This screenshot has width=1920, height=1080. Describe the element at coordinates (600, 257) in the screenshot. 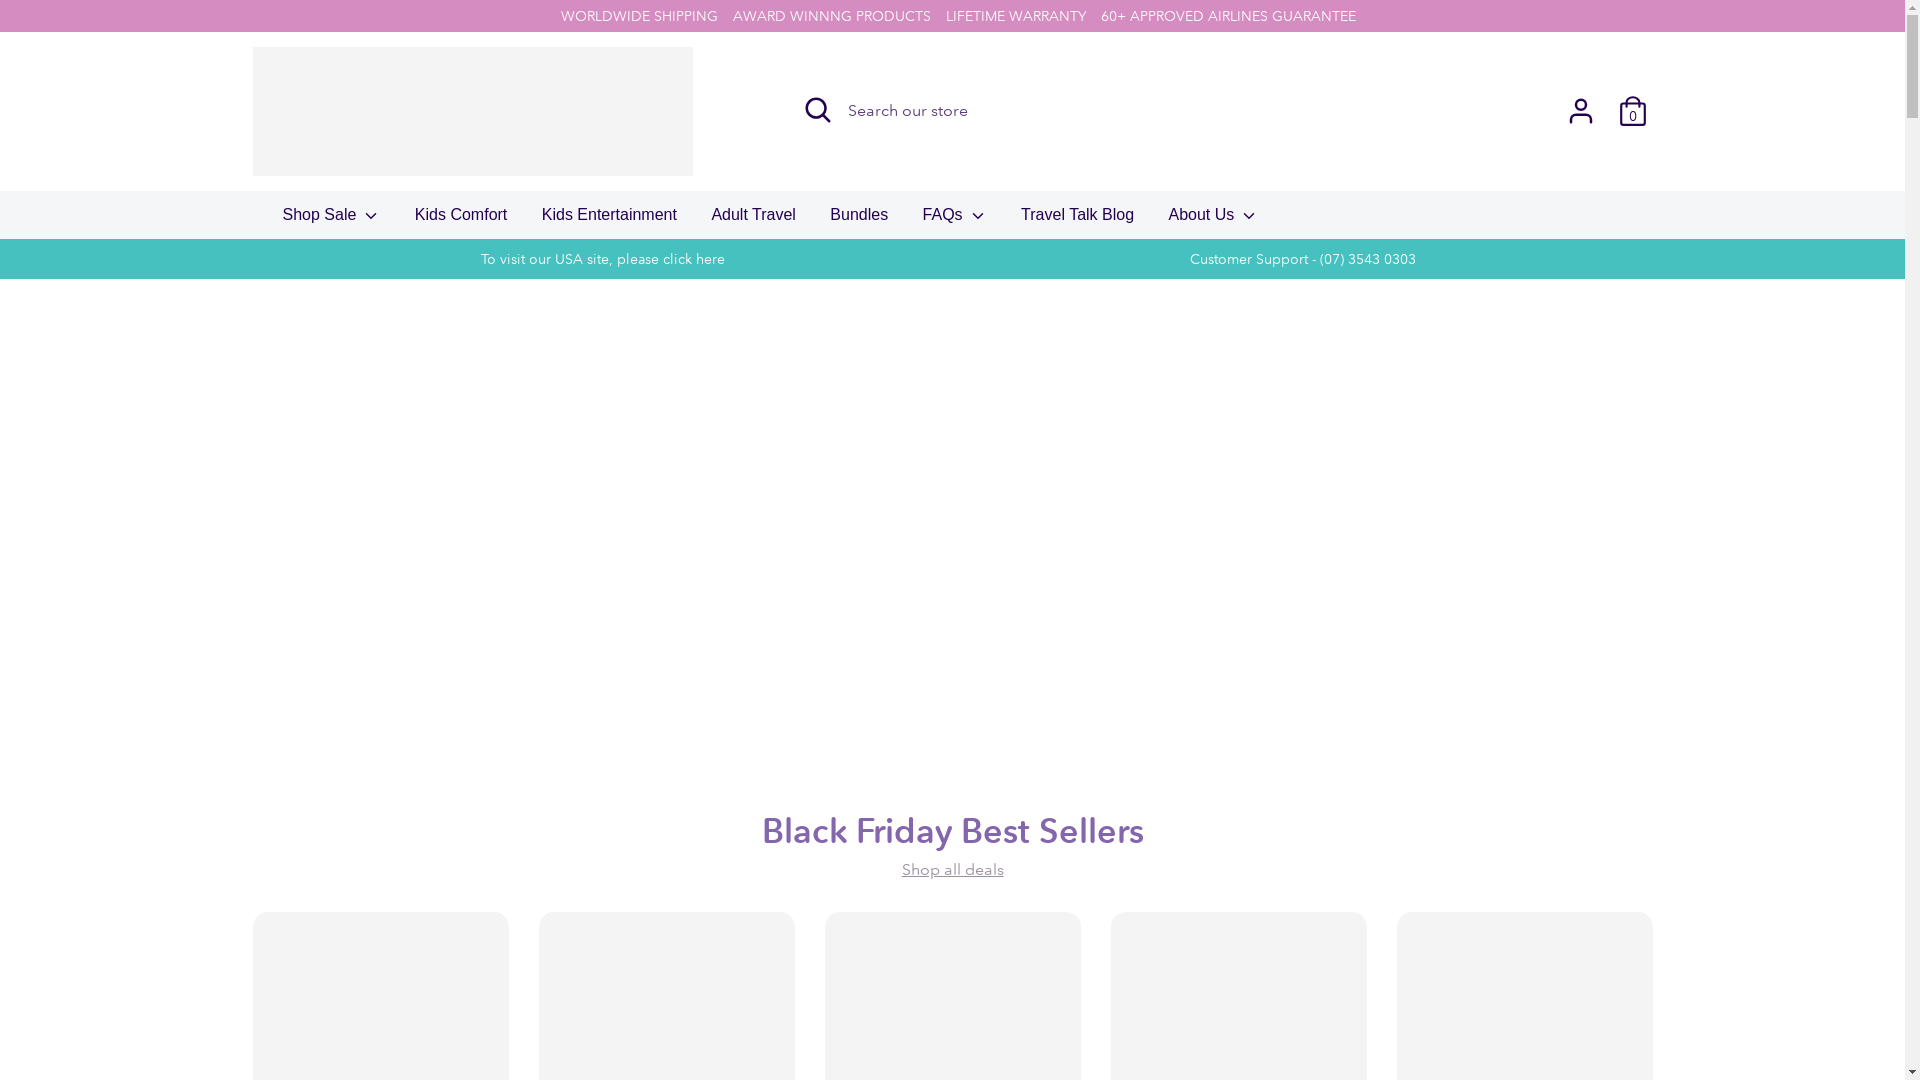

I see `'To visit our USA site, please click here'` at that location.